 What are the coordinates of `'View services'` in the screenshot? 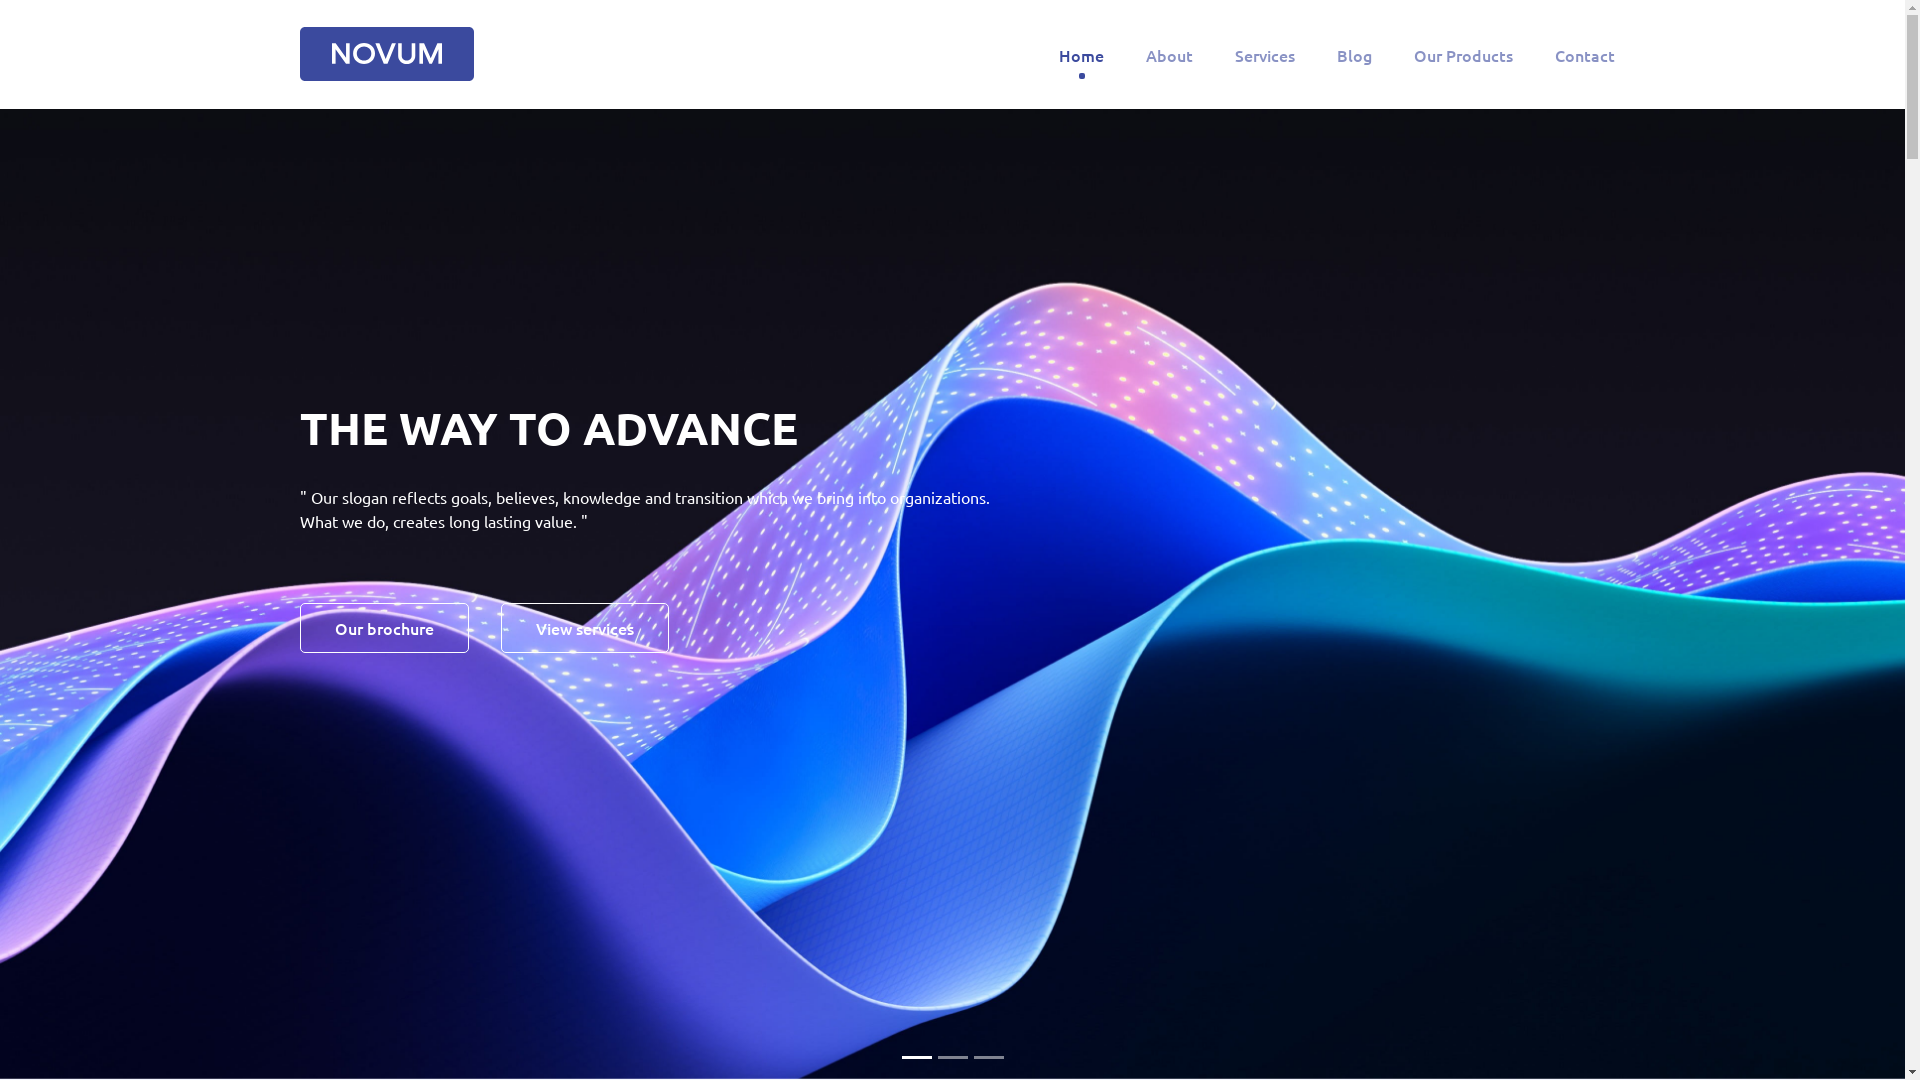 It's located at (584, 627).